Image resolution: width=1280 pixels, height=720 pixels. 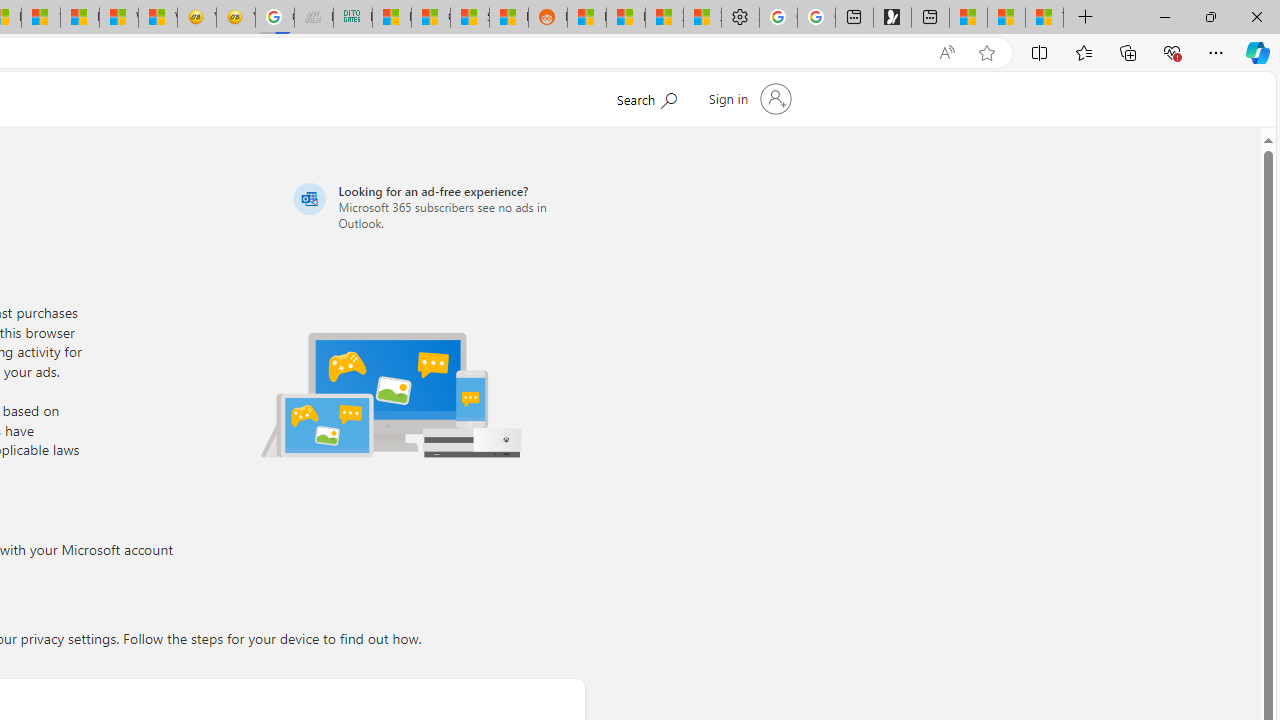 I want to click on 'New Tab', so click(x=1085, y=17).